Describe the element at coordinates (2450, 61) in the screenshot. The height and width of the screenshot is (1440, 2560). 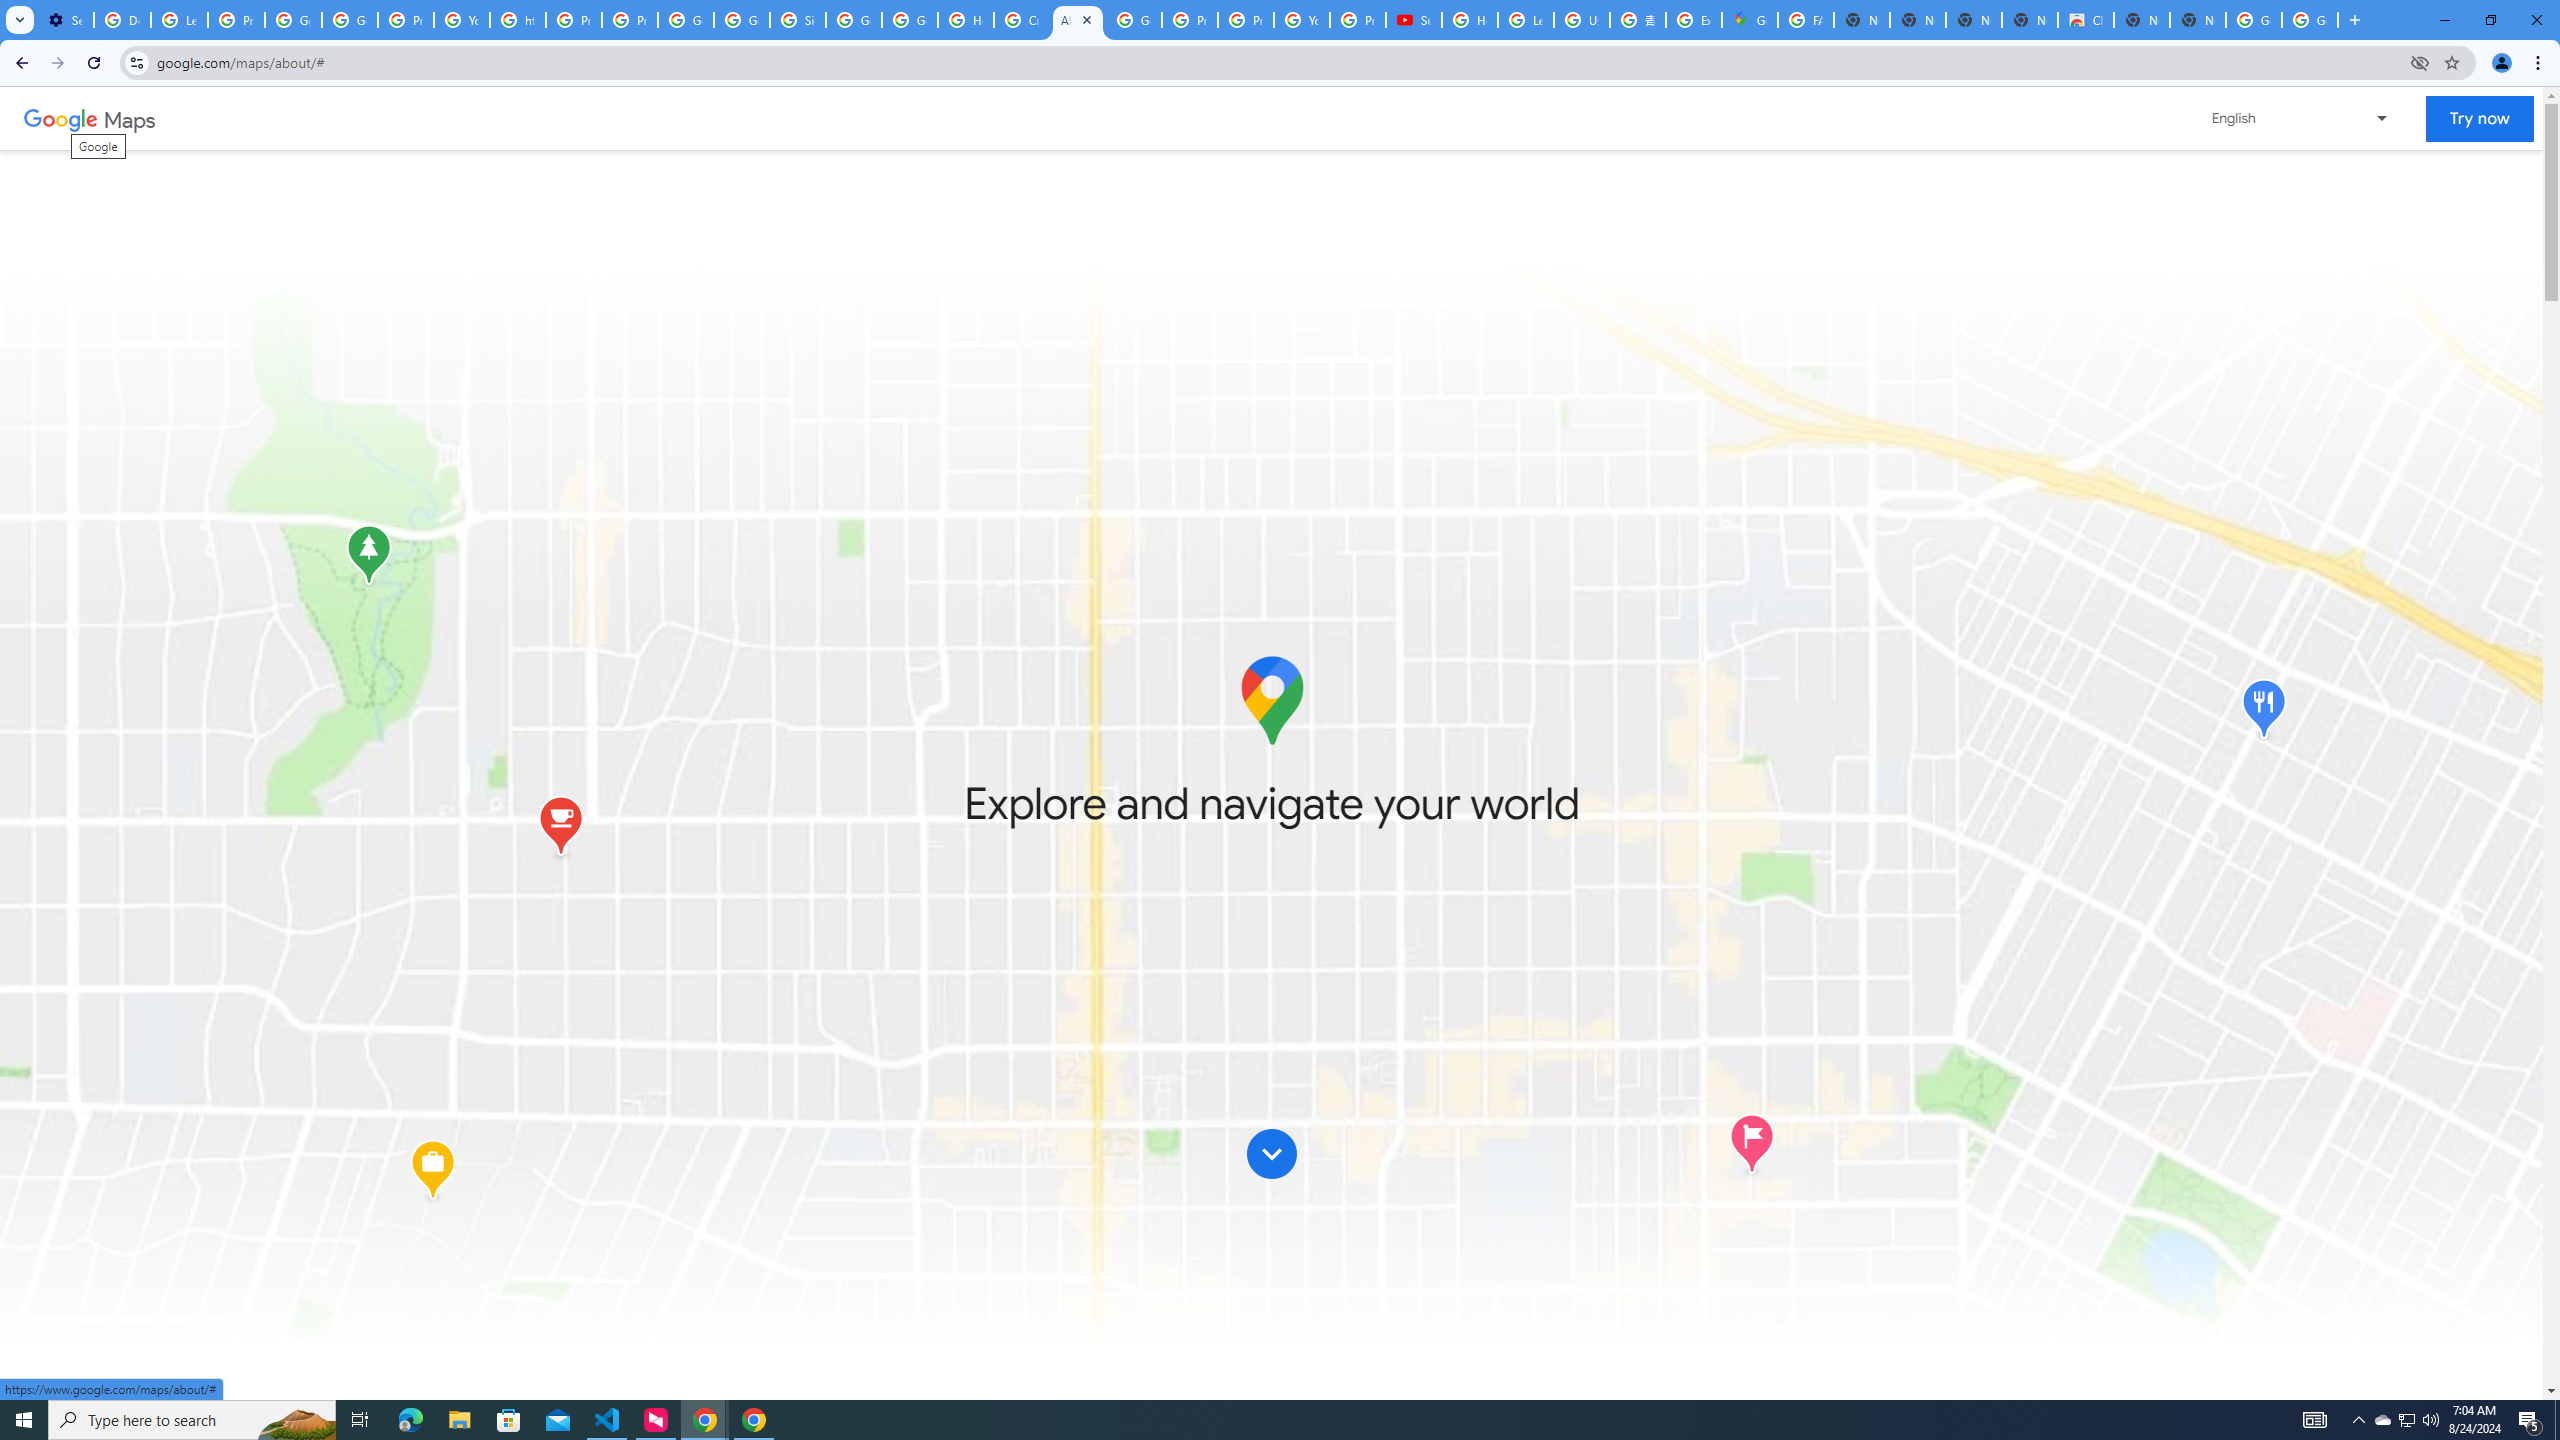
I see `'Bookmark this tab'` at that location.